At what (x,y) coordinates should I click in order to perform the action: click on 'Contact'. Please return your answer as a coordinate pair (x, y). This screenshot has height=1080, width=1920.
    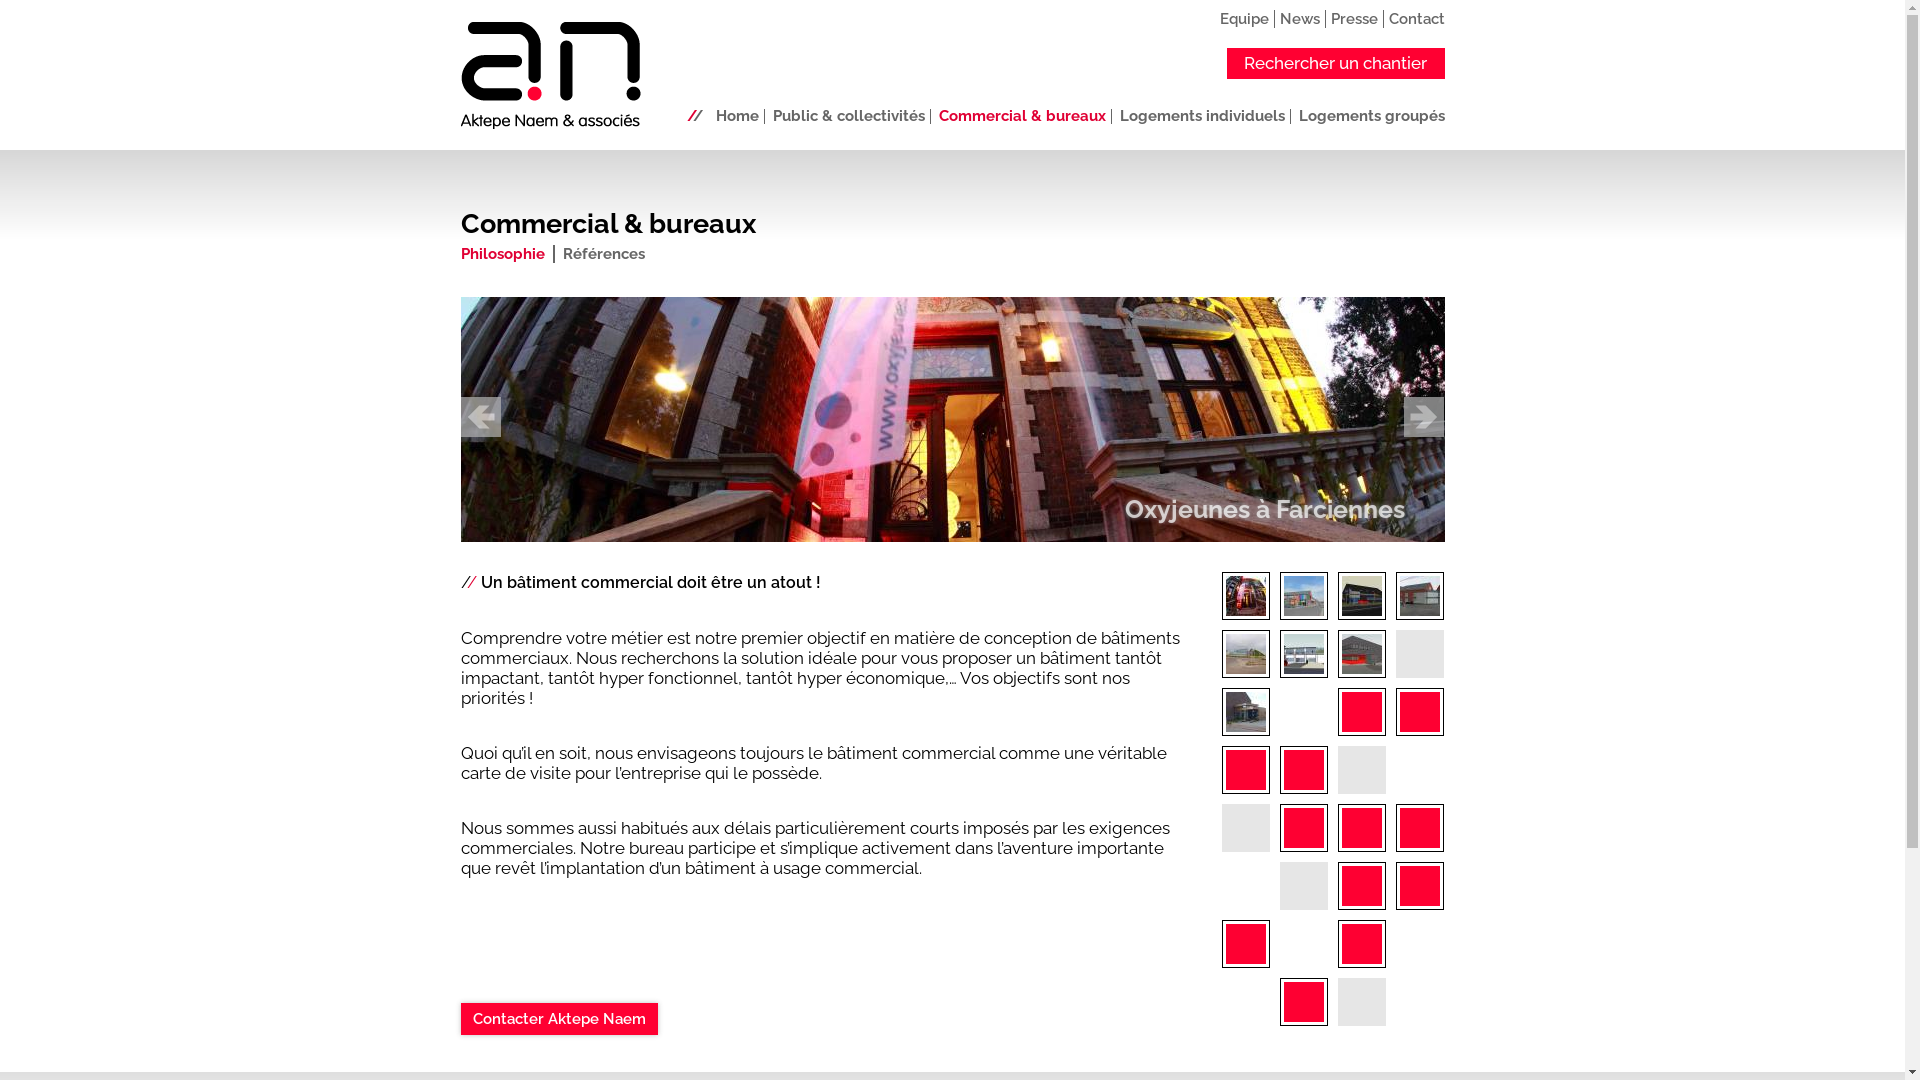
    Looking at the image, I should click on (1415, 18).